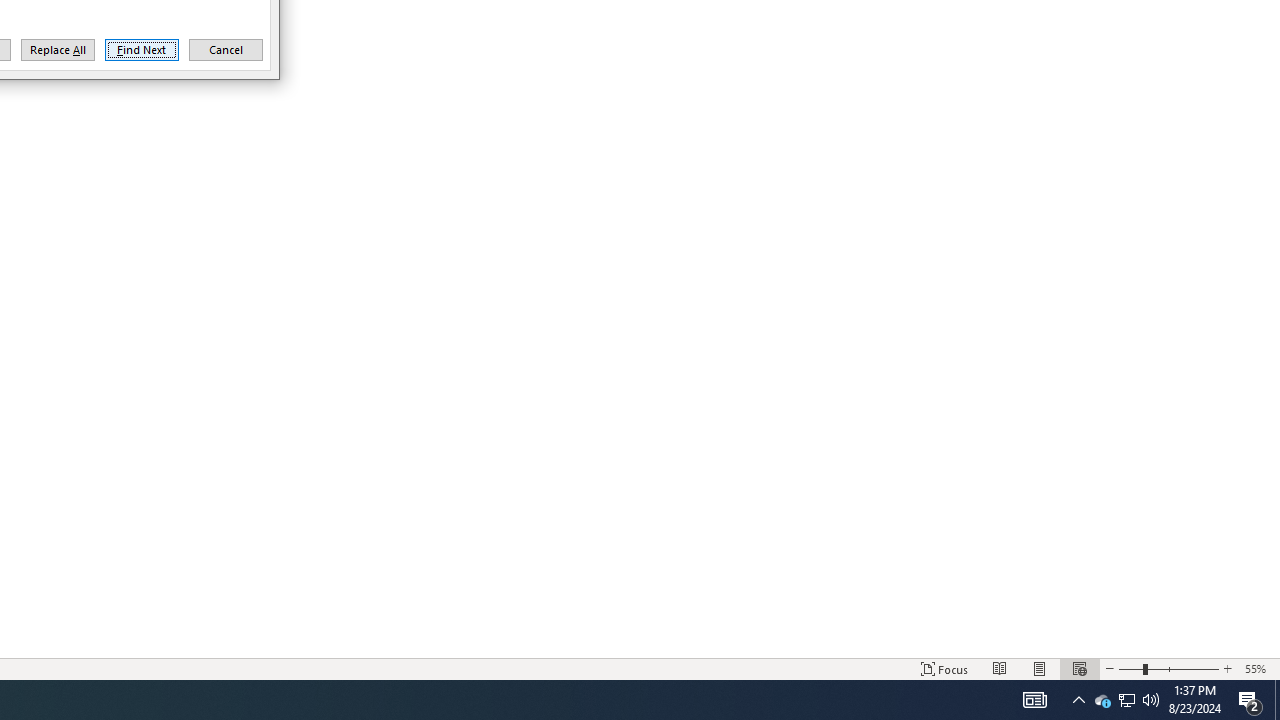  What do you see at coordinates (225, 49) in the screenshot?
I see `'Cancel'` at bounding box center [225, 49].